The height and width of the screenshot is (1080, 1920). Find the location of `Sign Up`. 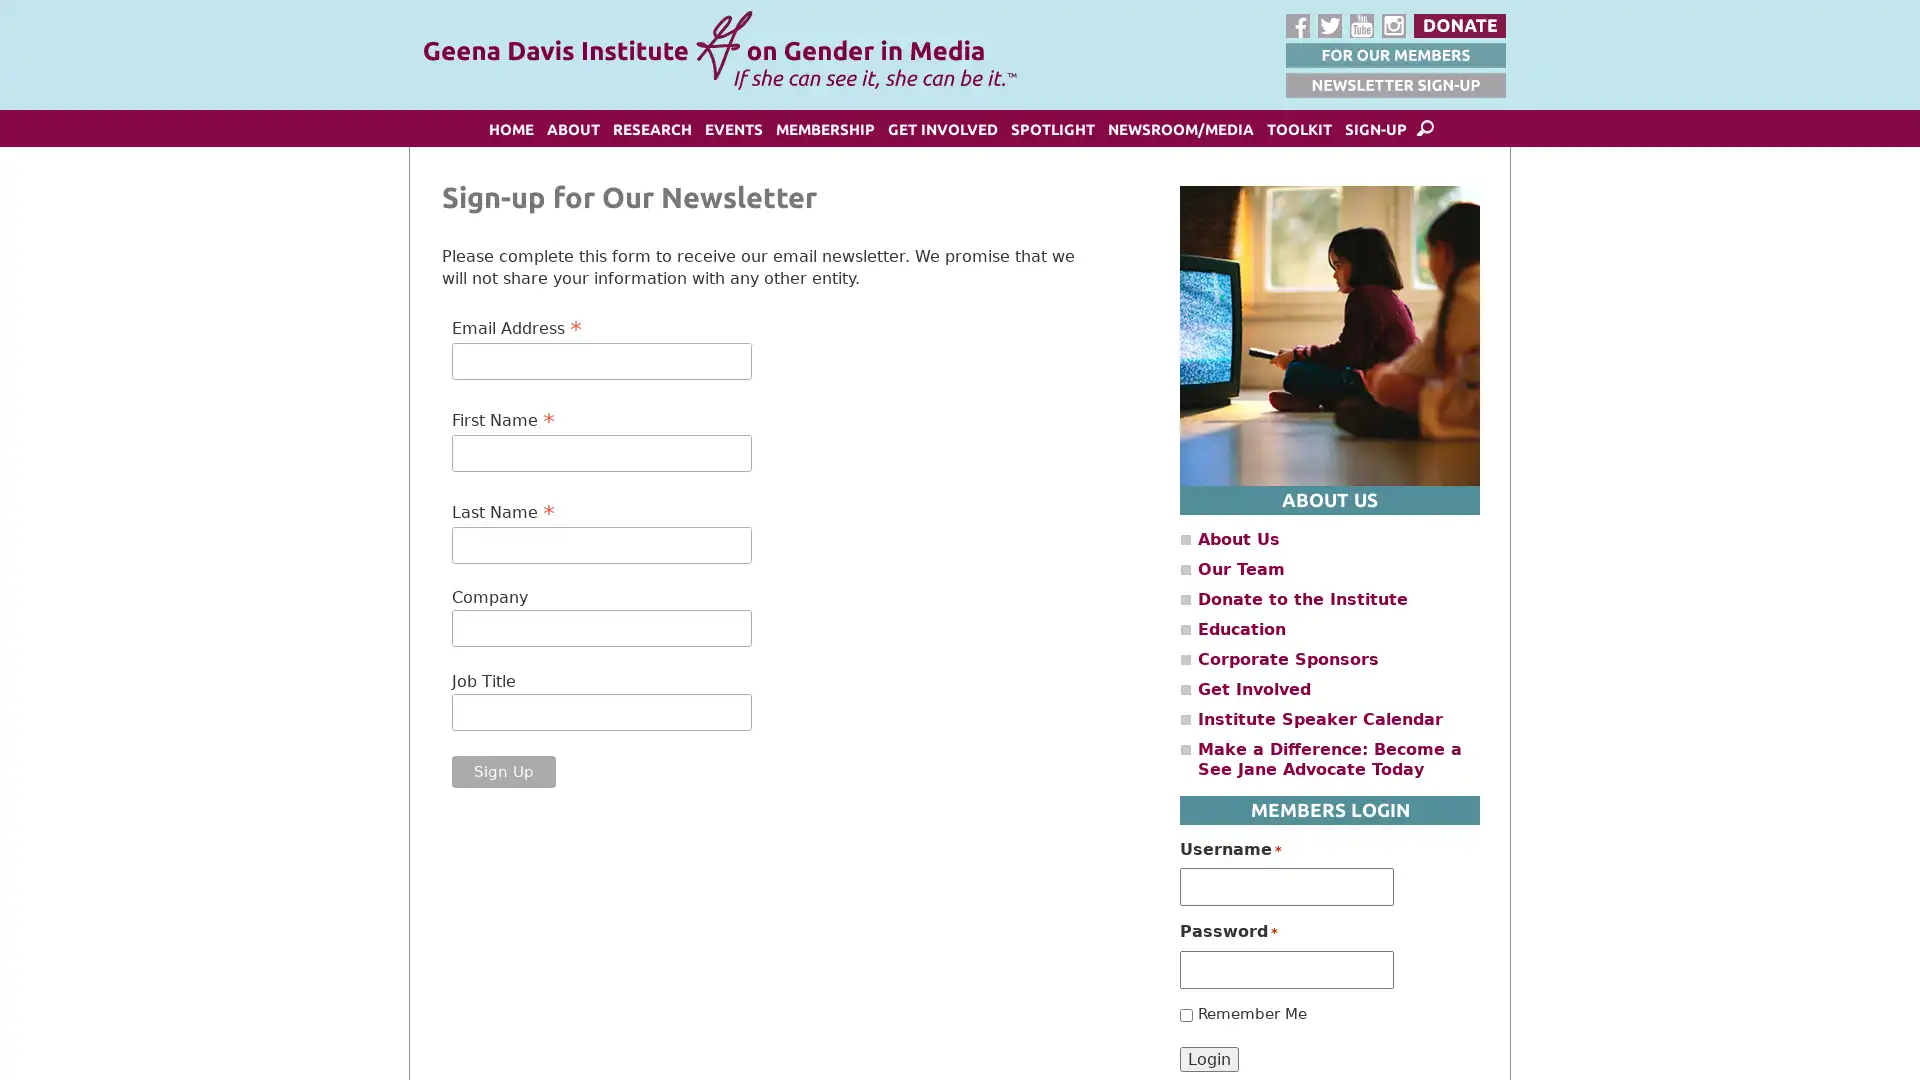

Sign Up is located at coordinates (503, 770).